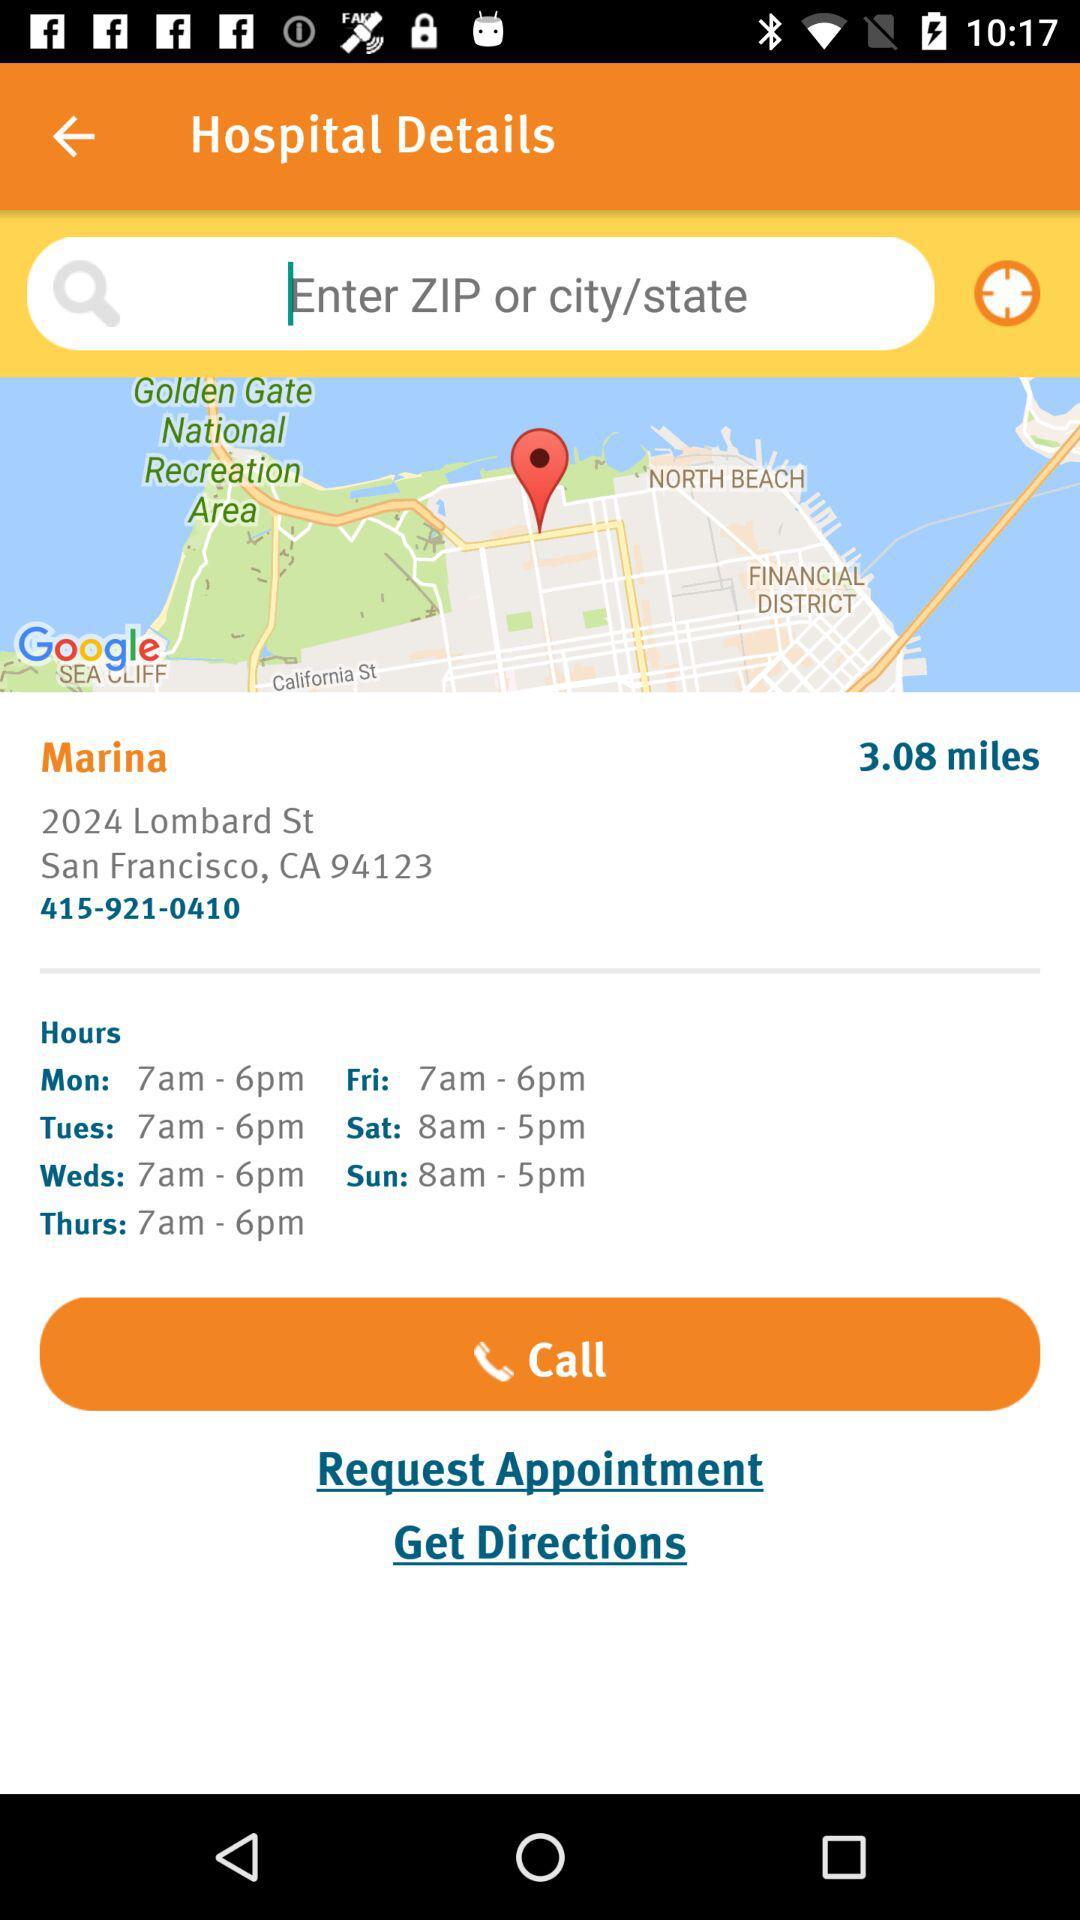  I want to click on request appointment item, so click(540, 1469).